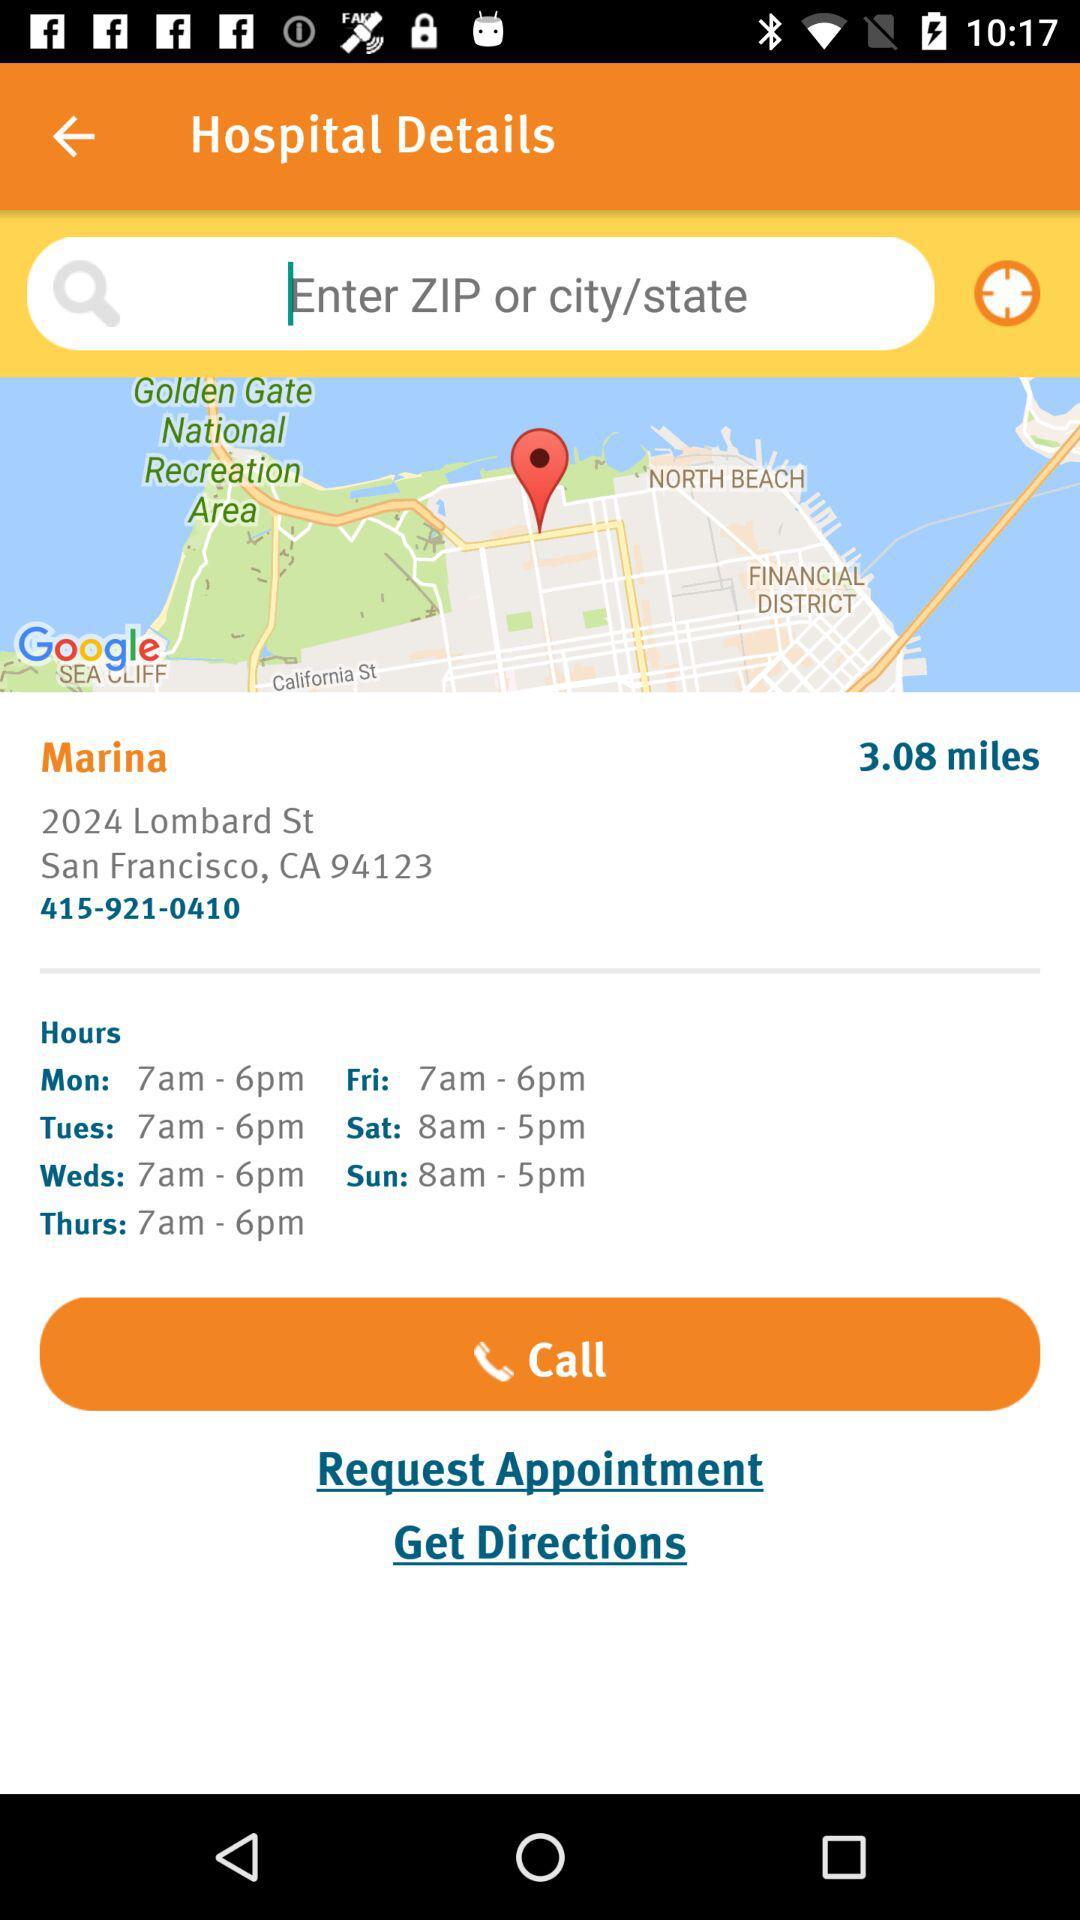  I want to click on request appointment item, so click(540, 1469).